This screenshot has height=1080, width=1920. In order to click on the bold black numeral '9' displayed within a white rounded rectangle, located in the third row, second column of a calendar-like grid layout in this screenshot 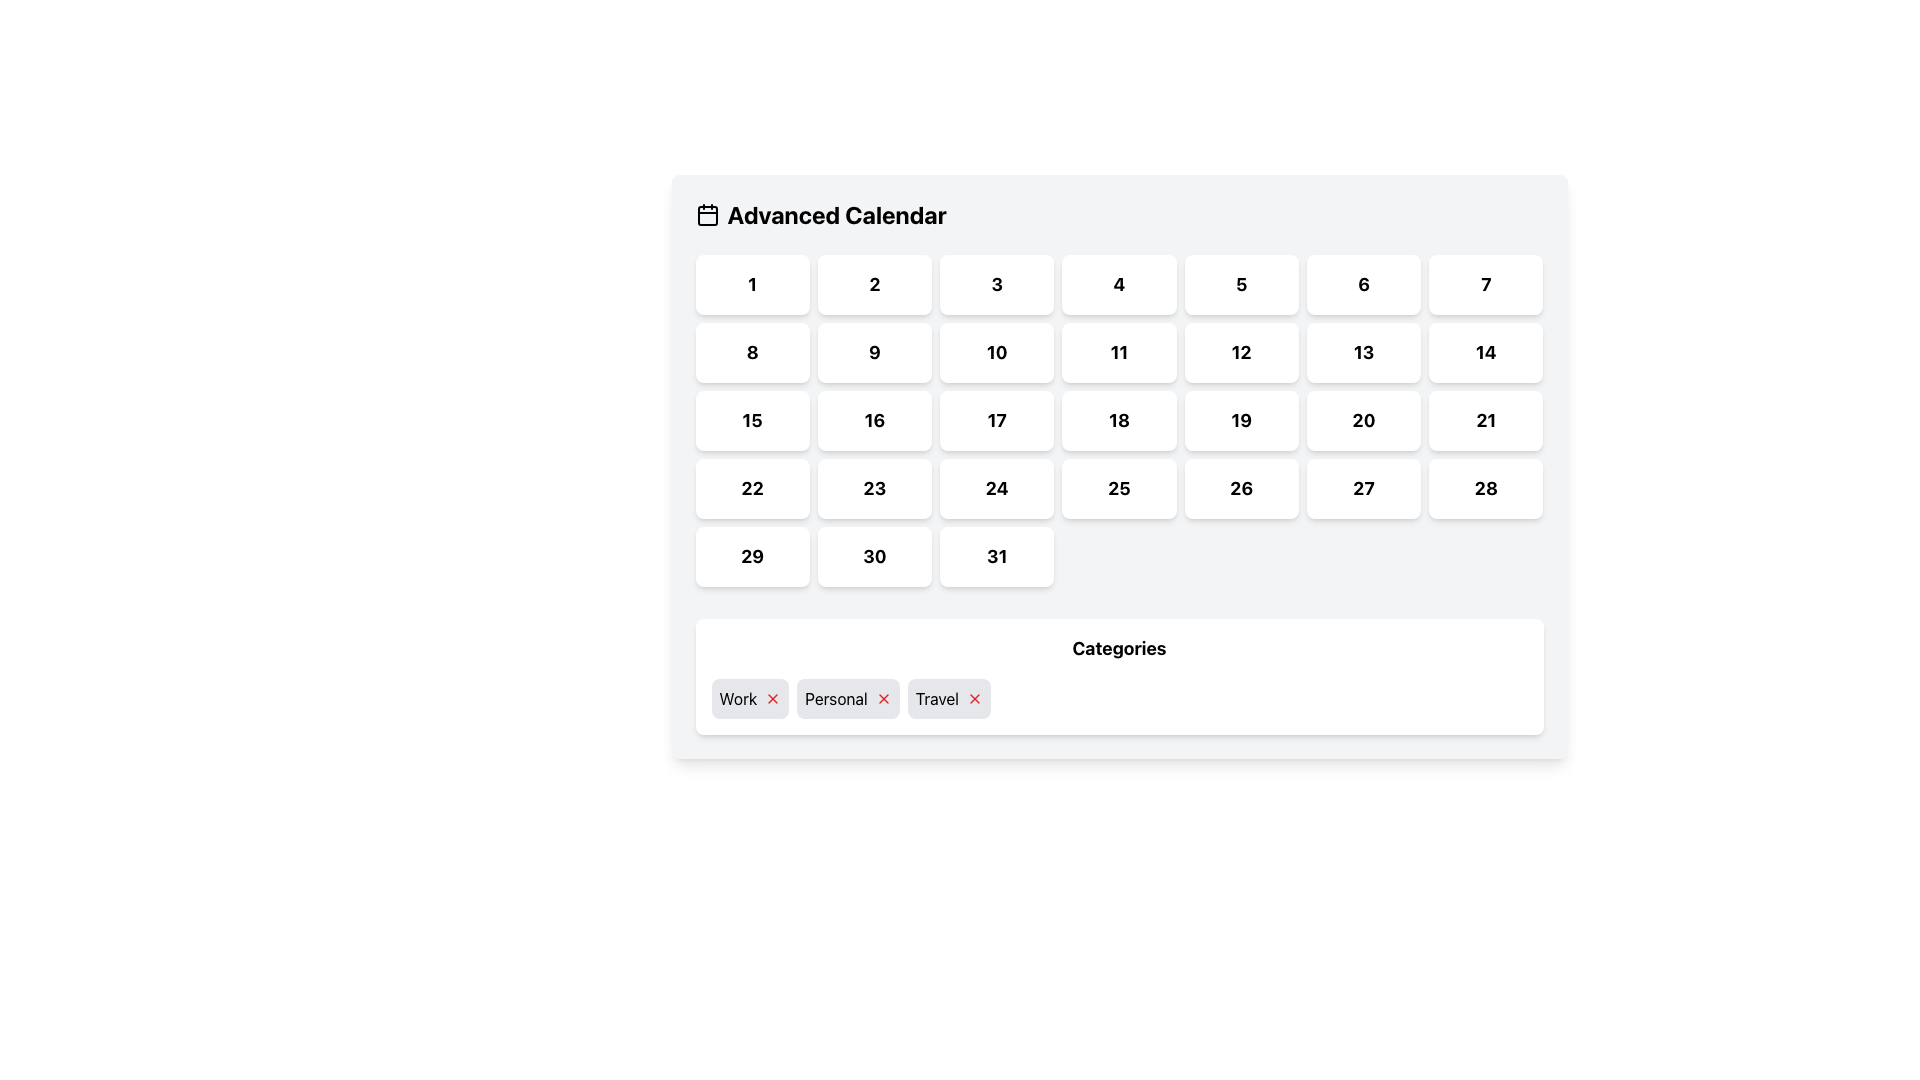, I will do `click(874, 351)`.